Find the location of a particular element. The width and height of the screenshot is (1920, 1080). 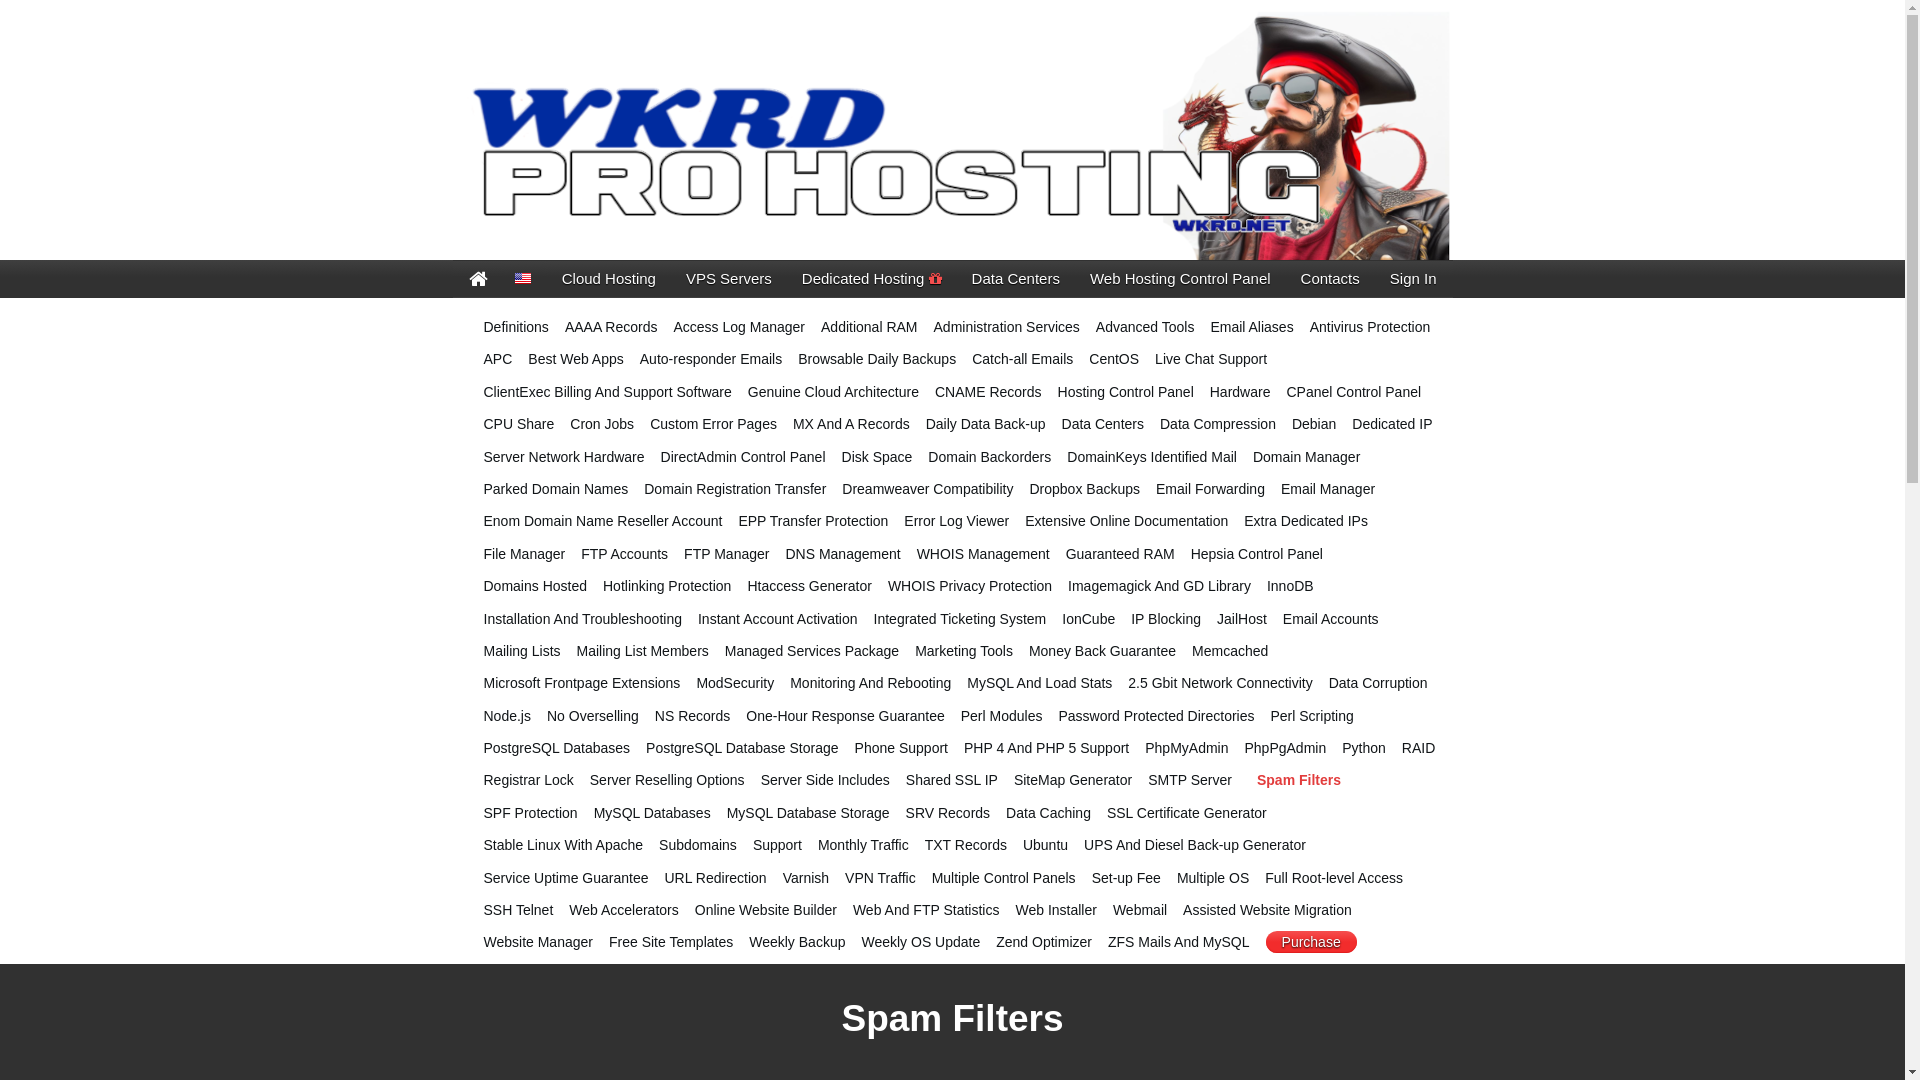

'One-Hour Response Guarantee' is located at coordinates (844, 715).